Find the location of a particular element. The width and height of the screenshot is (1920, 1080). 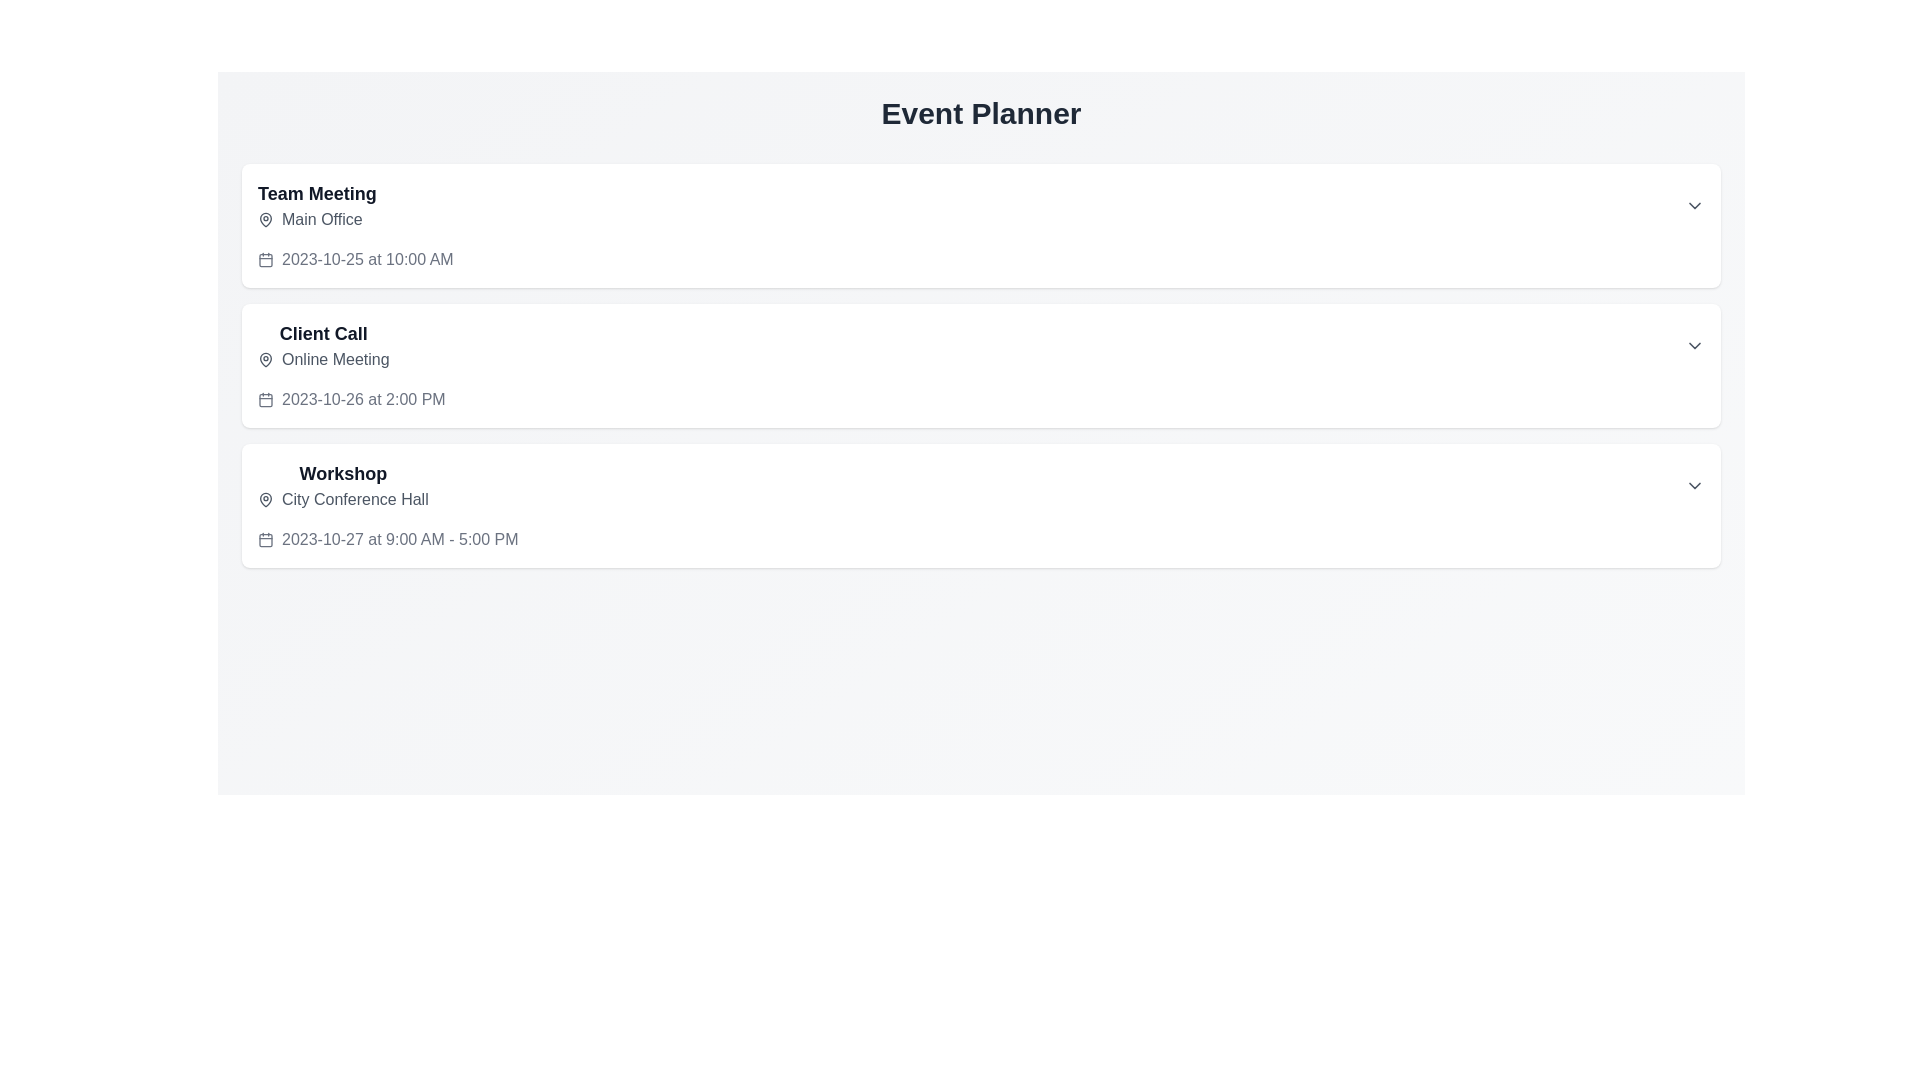

the calendar icon located in the 'Client Call' section is located at coordinates (264, 400).